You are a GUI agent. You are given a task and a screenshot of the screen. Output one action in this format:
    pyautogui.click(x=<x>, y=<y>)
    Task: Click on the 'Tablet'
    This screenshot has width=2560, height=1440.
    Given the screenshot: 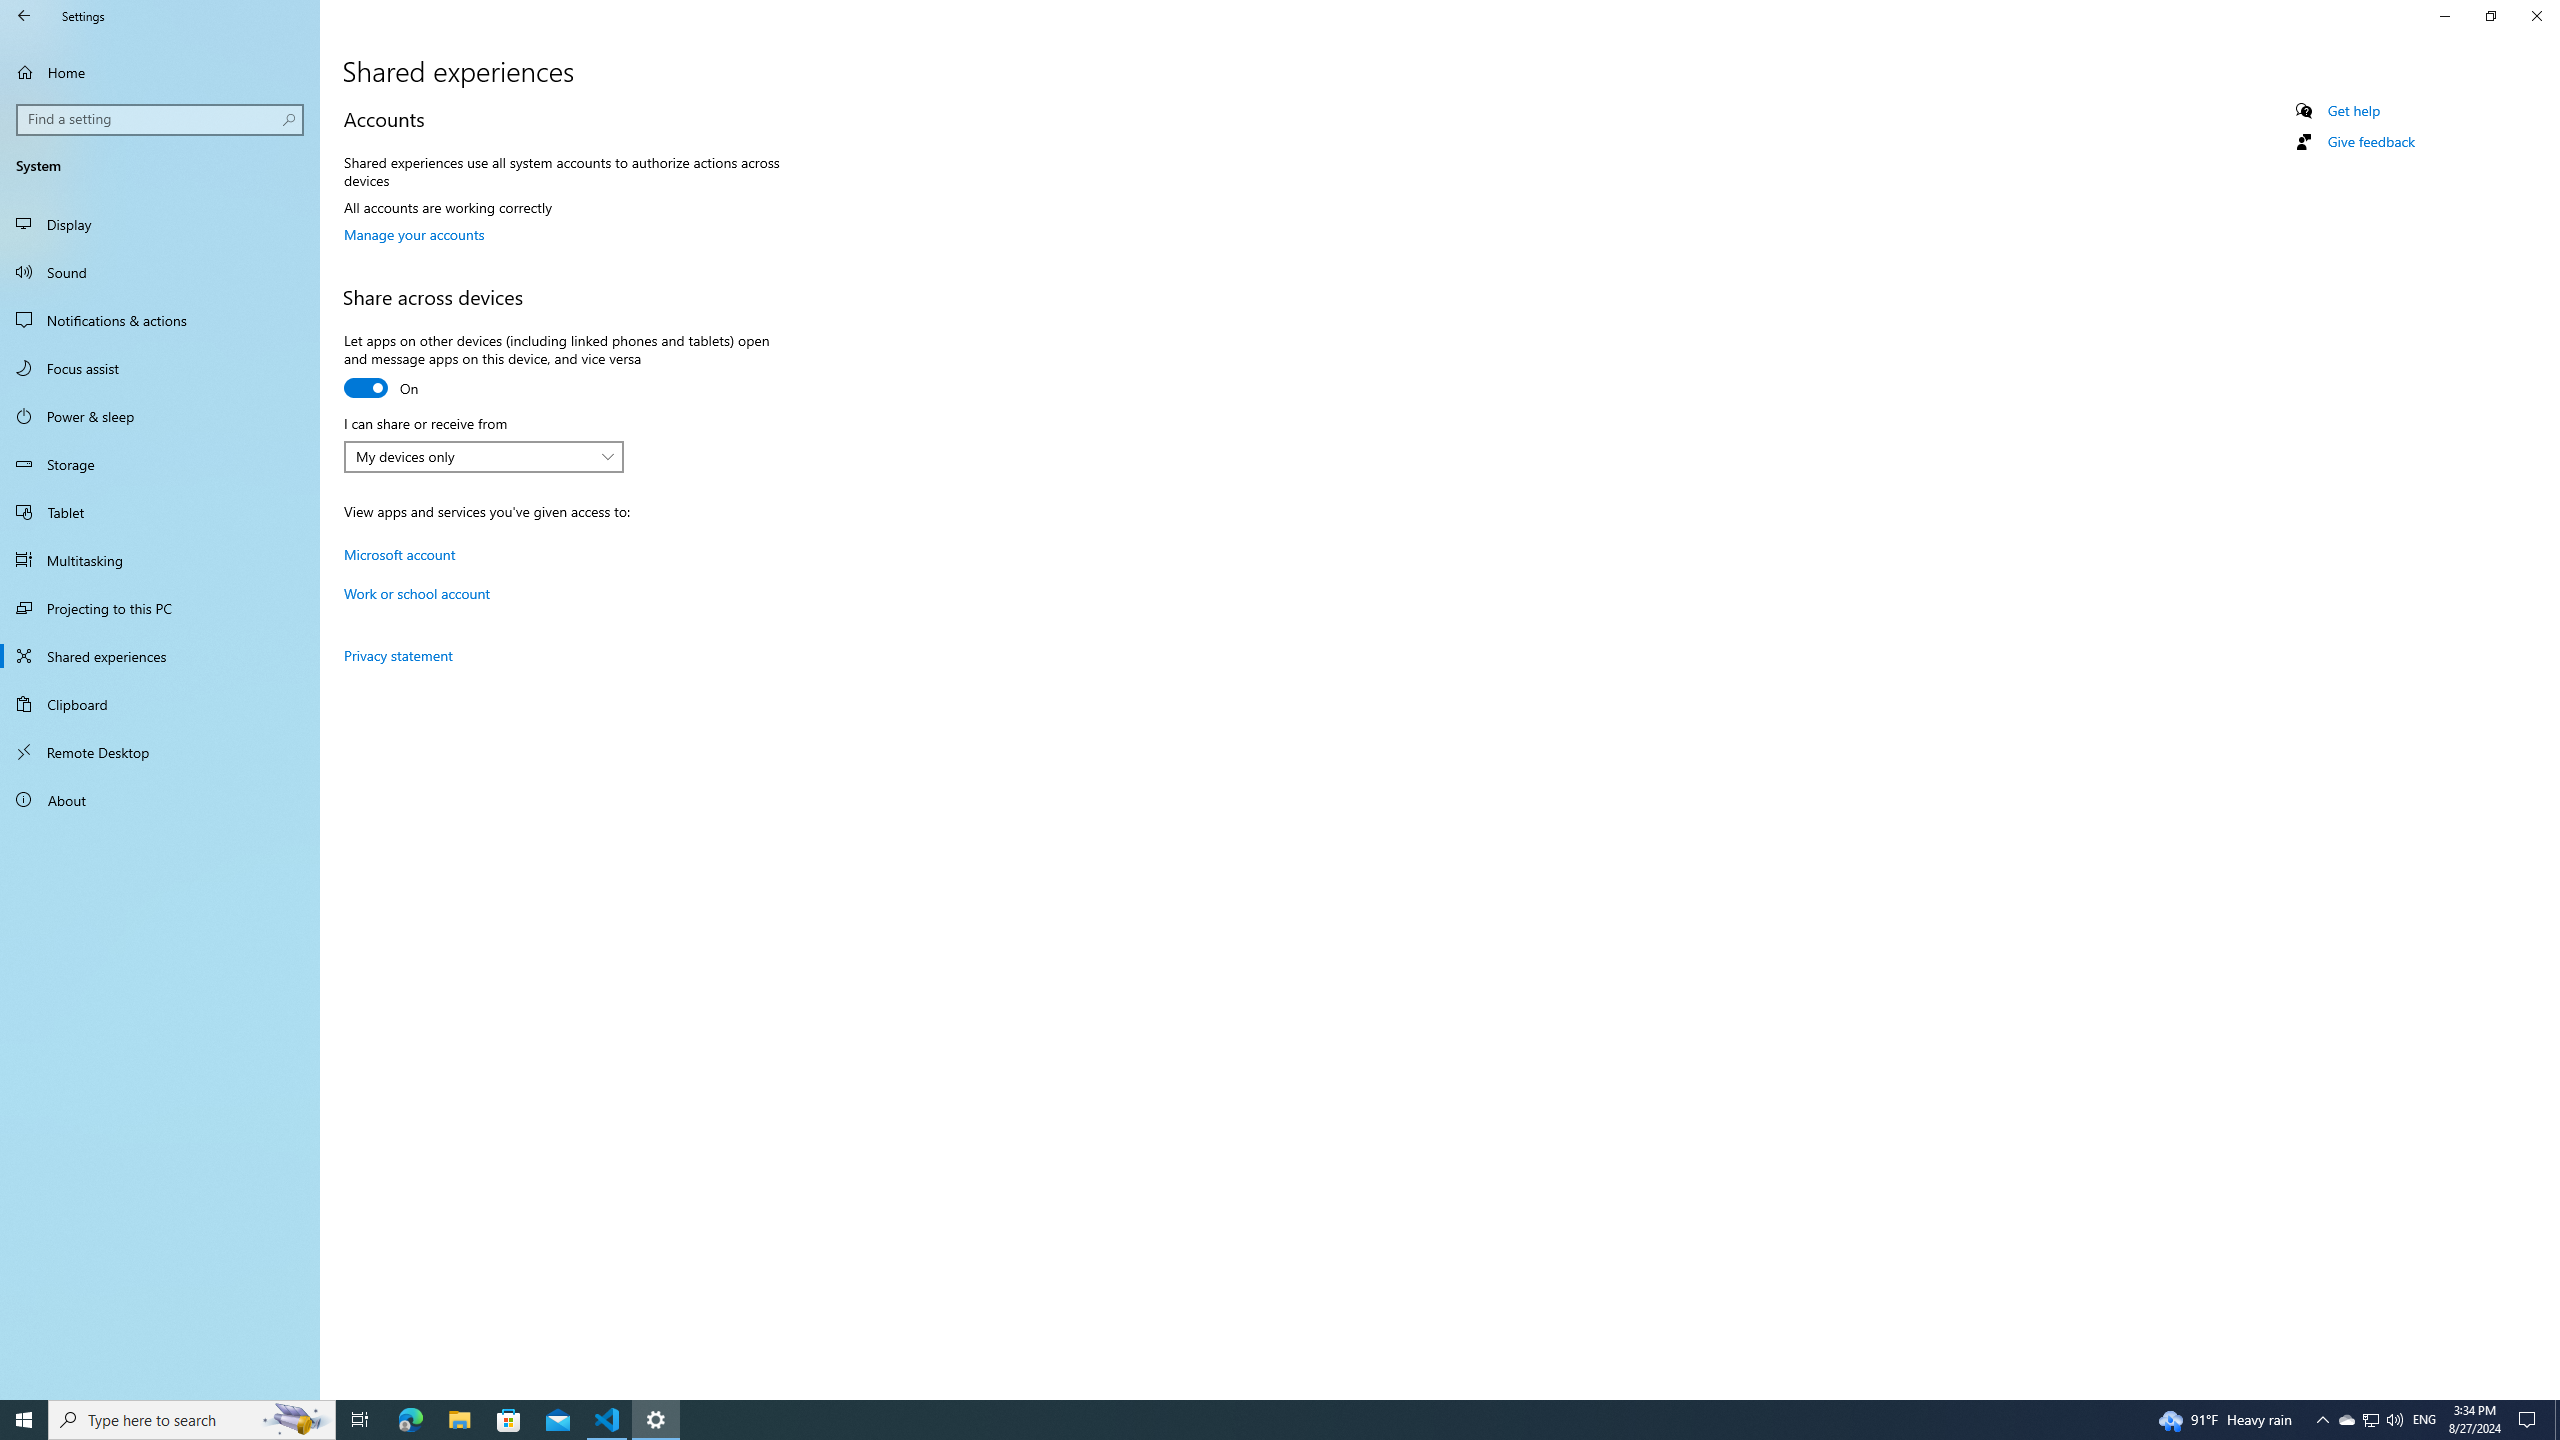 What is the action you would take?
    pyautogui.click(x=159, y=510)
    